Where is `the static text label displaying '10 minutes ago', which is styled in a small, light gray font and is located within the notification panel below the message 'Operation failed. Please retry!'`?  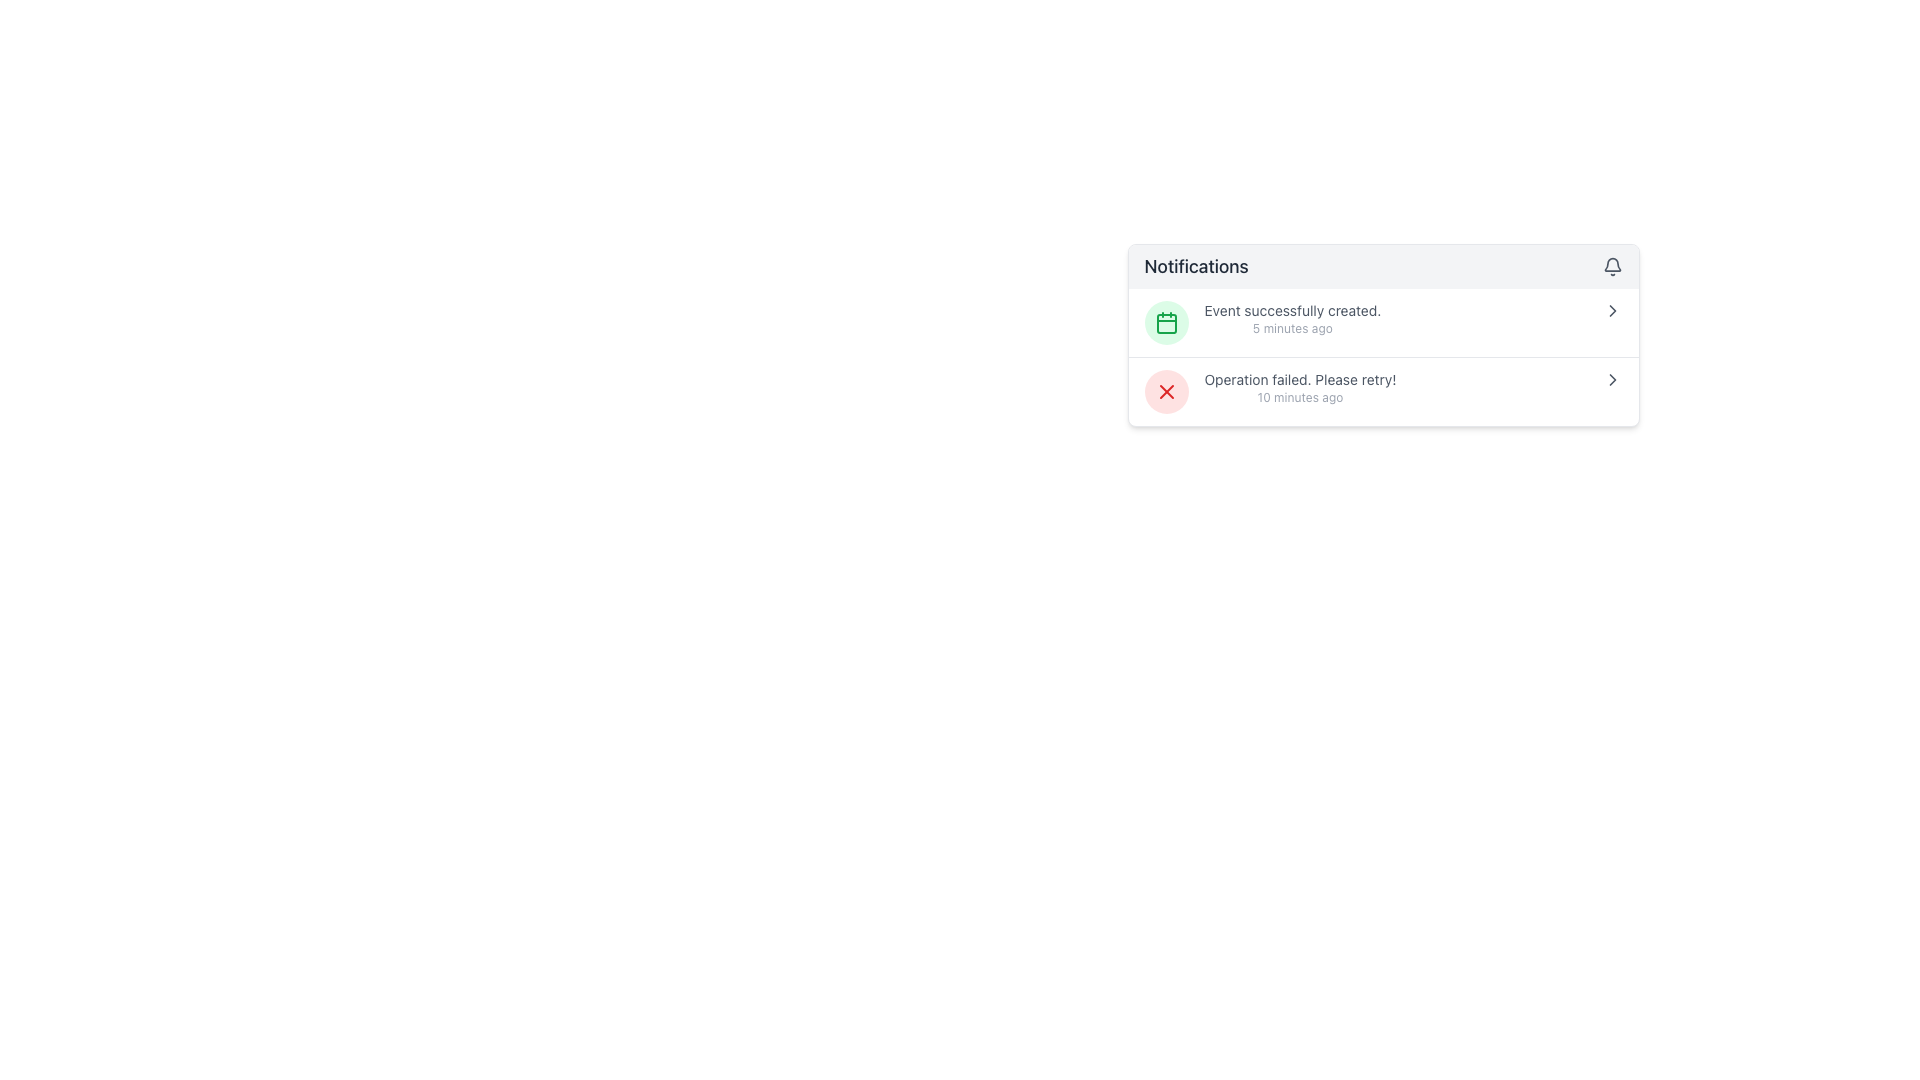 the static text label displaying '10 minutes ago', which is styled in a small, light gray font and is located within the notification panel below the message 'Operation failed. Please retry!' is located at coordinates (1300, 397).